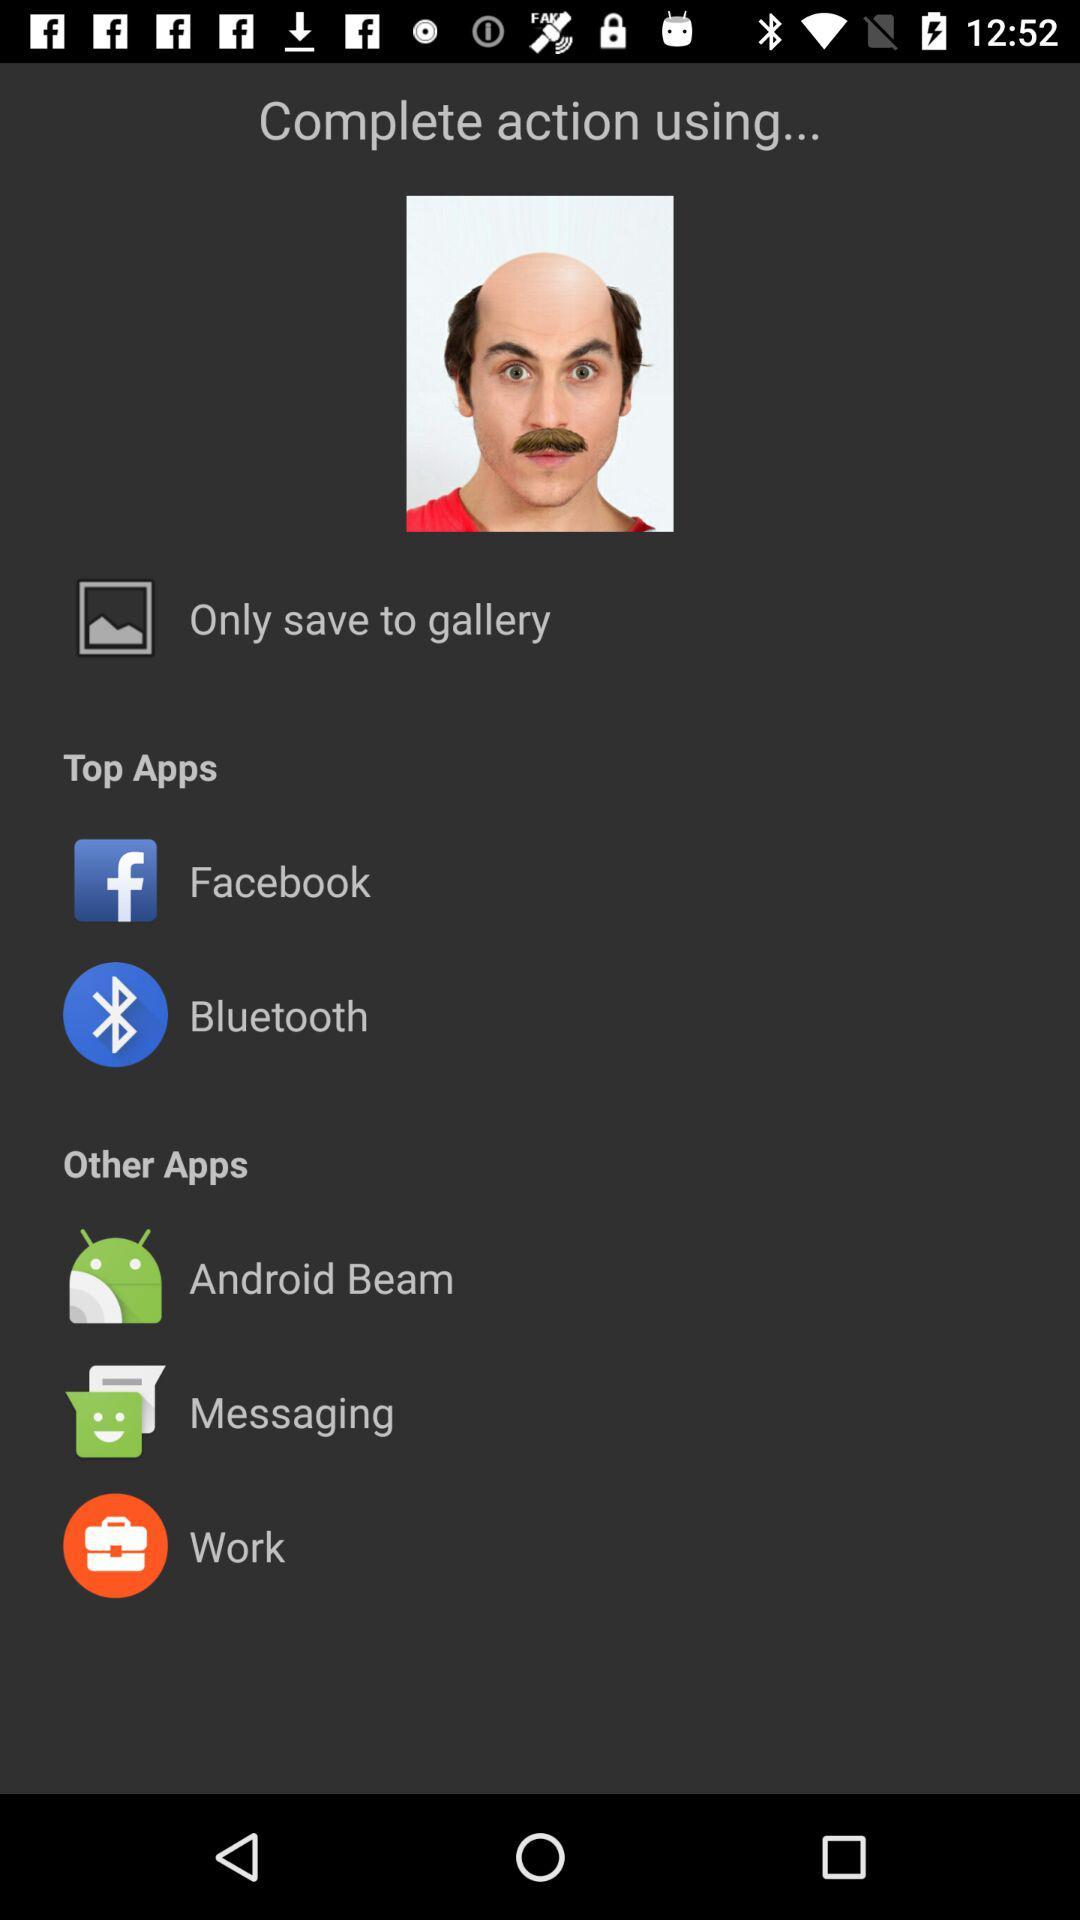  Describe the element at coordinates (235, 1544) in the screenshot. I see `work` at that location.